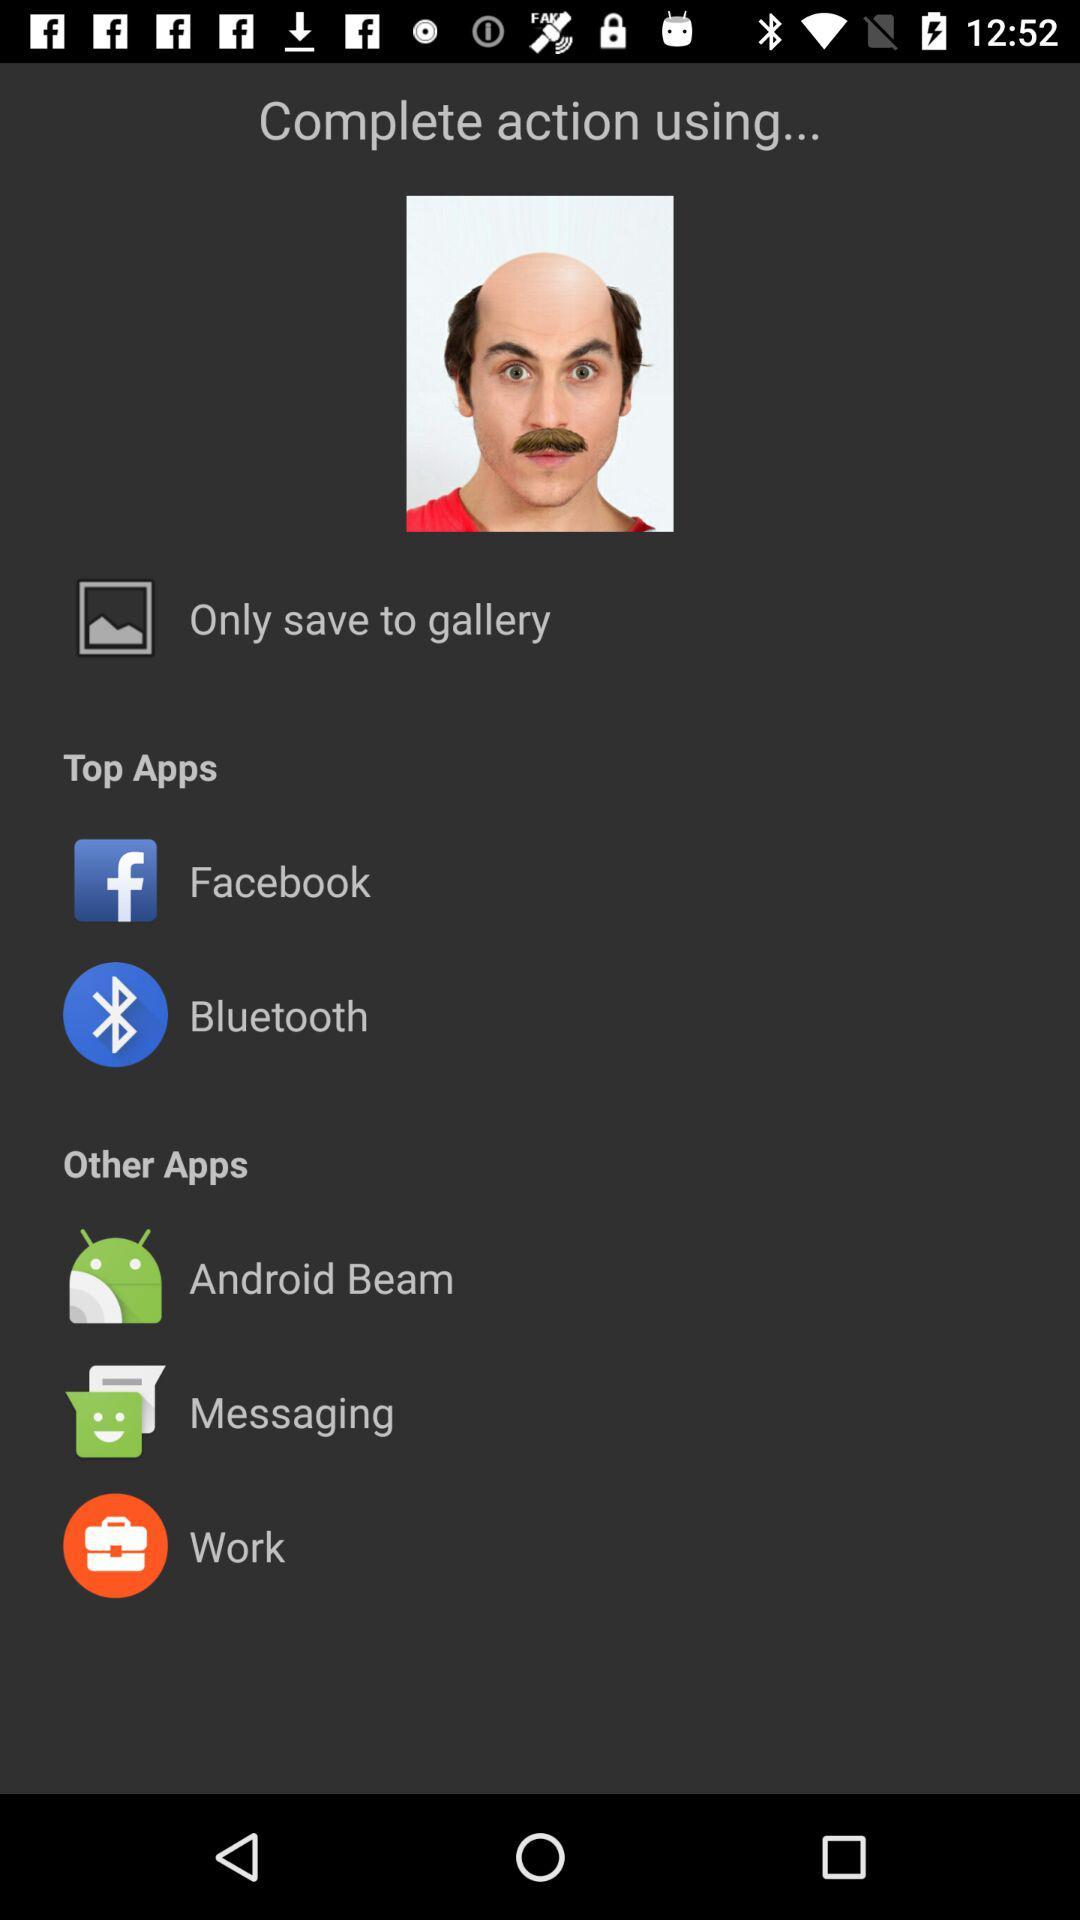  Describe the element at coordinates (235, 1544) in the screenshot. I see `work` at that location.